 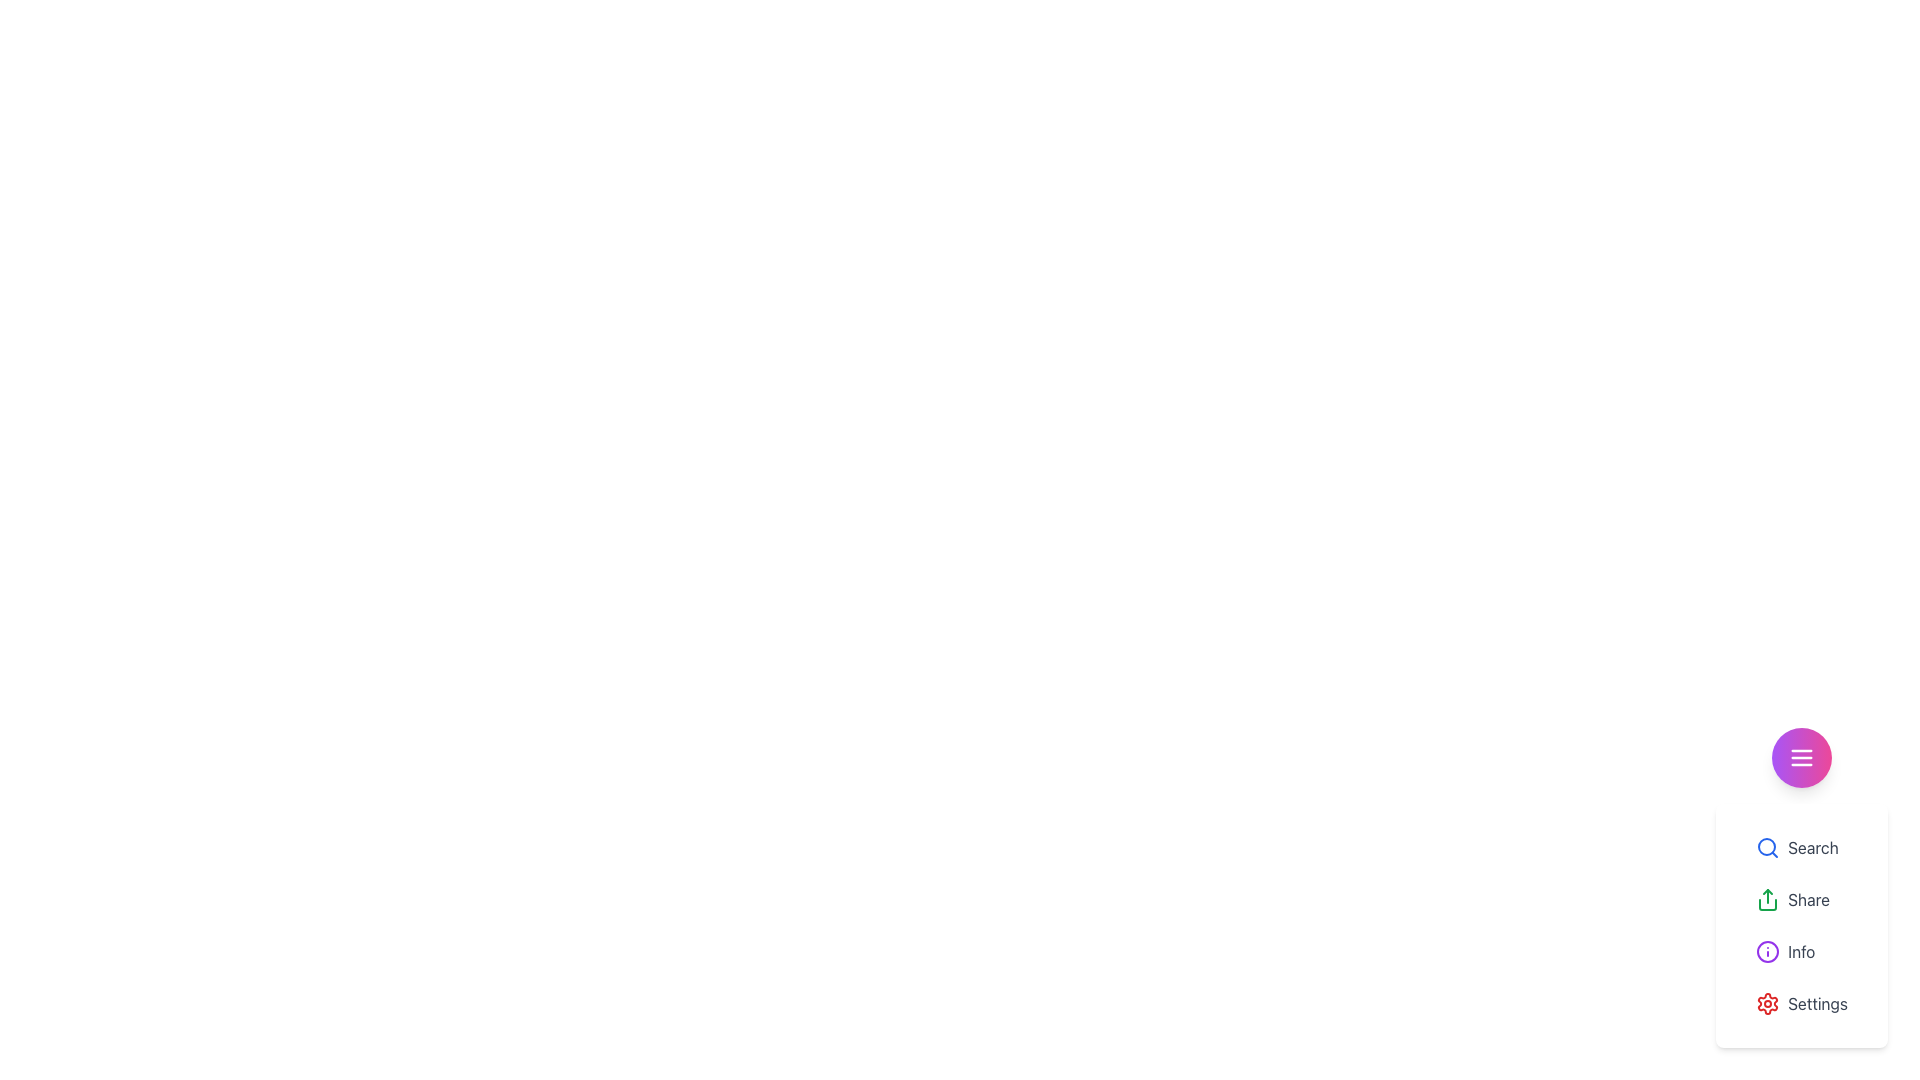 What do you see at coordinates (1802, 848) in the screenshot?
I see `the 'Search' button, which is represented by a blue magnifying glass icon followed by the label 'Search' in black text` at bounding box center [1802, 848].